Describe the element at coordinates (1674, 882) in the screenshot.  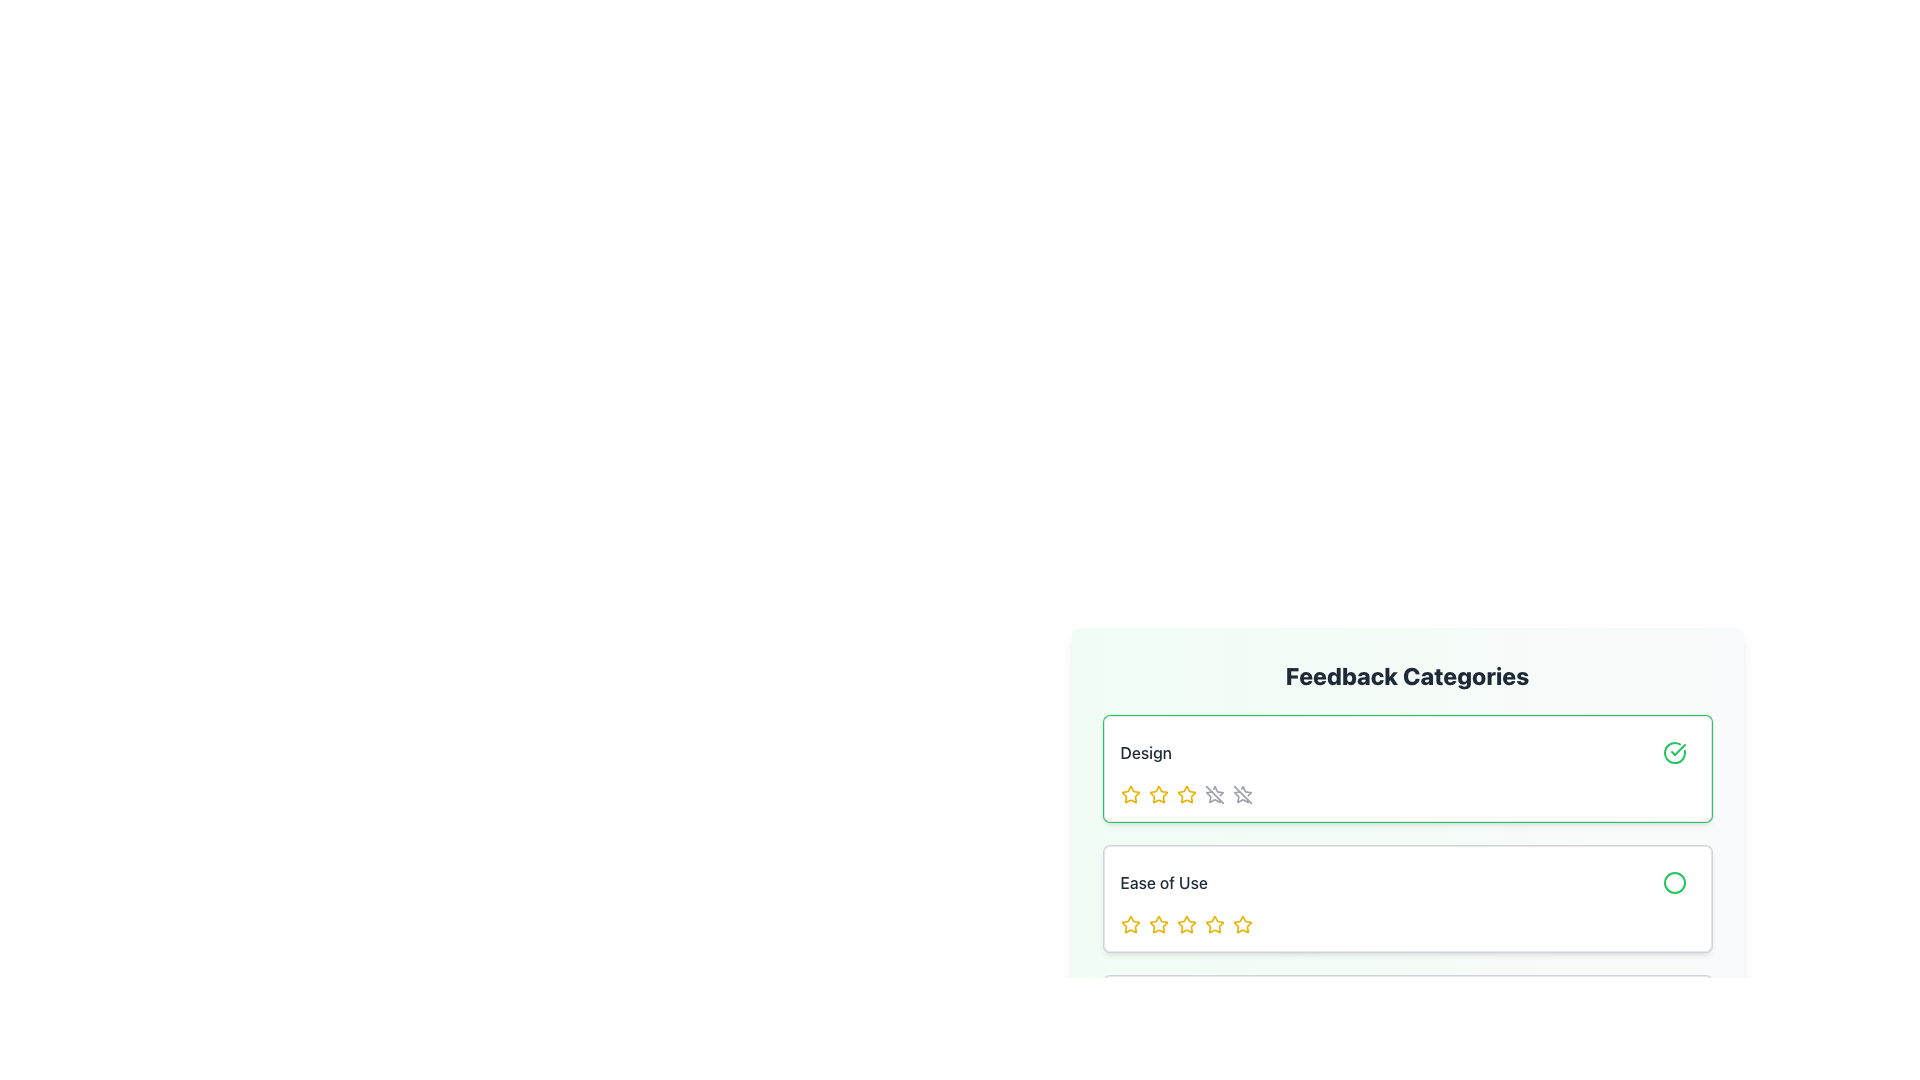
I see `the status indicator located in the 'Ease of Use' category, which appears to serve as a feedback indicator for selection status` at that location.